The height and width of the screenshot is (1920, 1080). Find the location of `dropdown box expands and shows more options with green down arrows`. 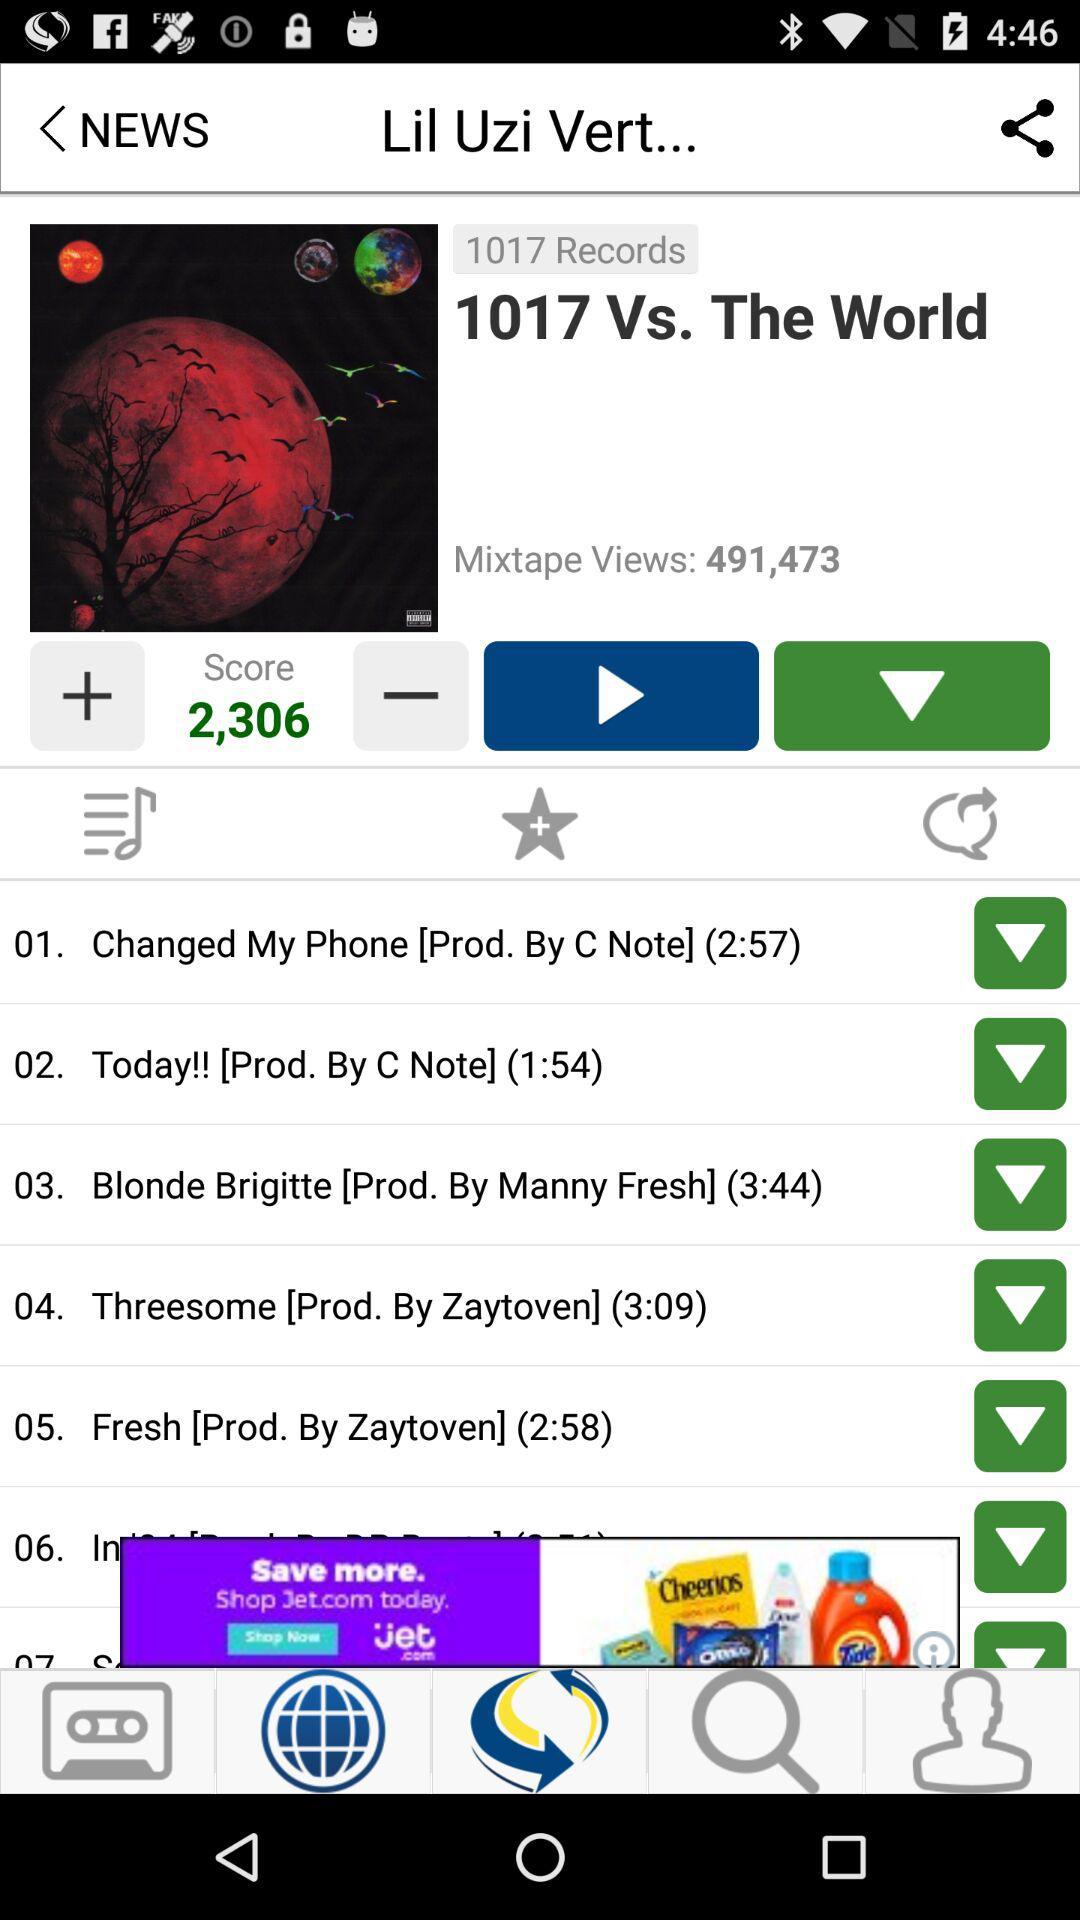

dropdown box expands and shows more options with green down arrows is located at coordinates (911, 696).